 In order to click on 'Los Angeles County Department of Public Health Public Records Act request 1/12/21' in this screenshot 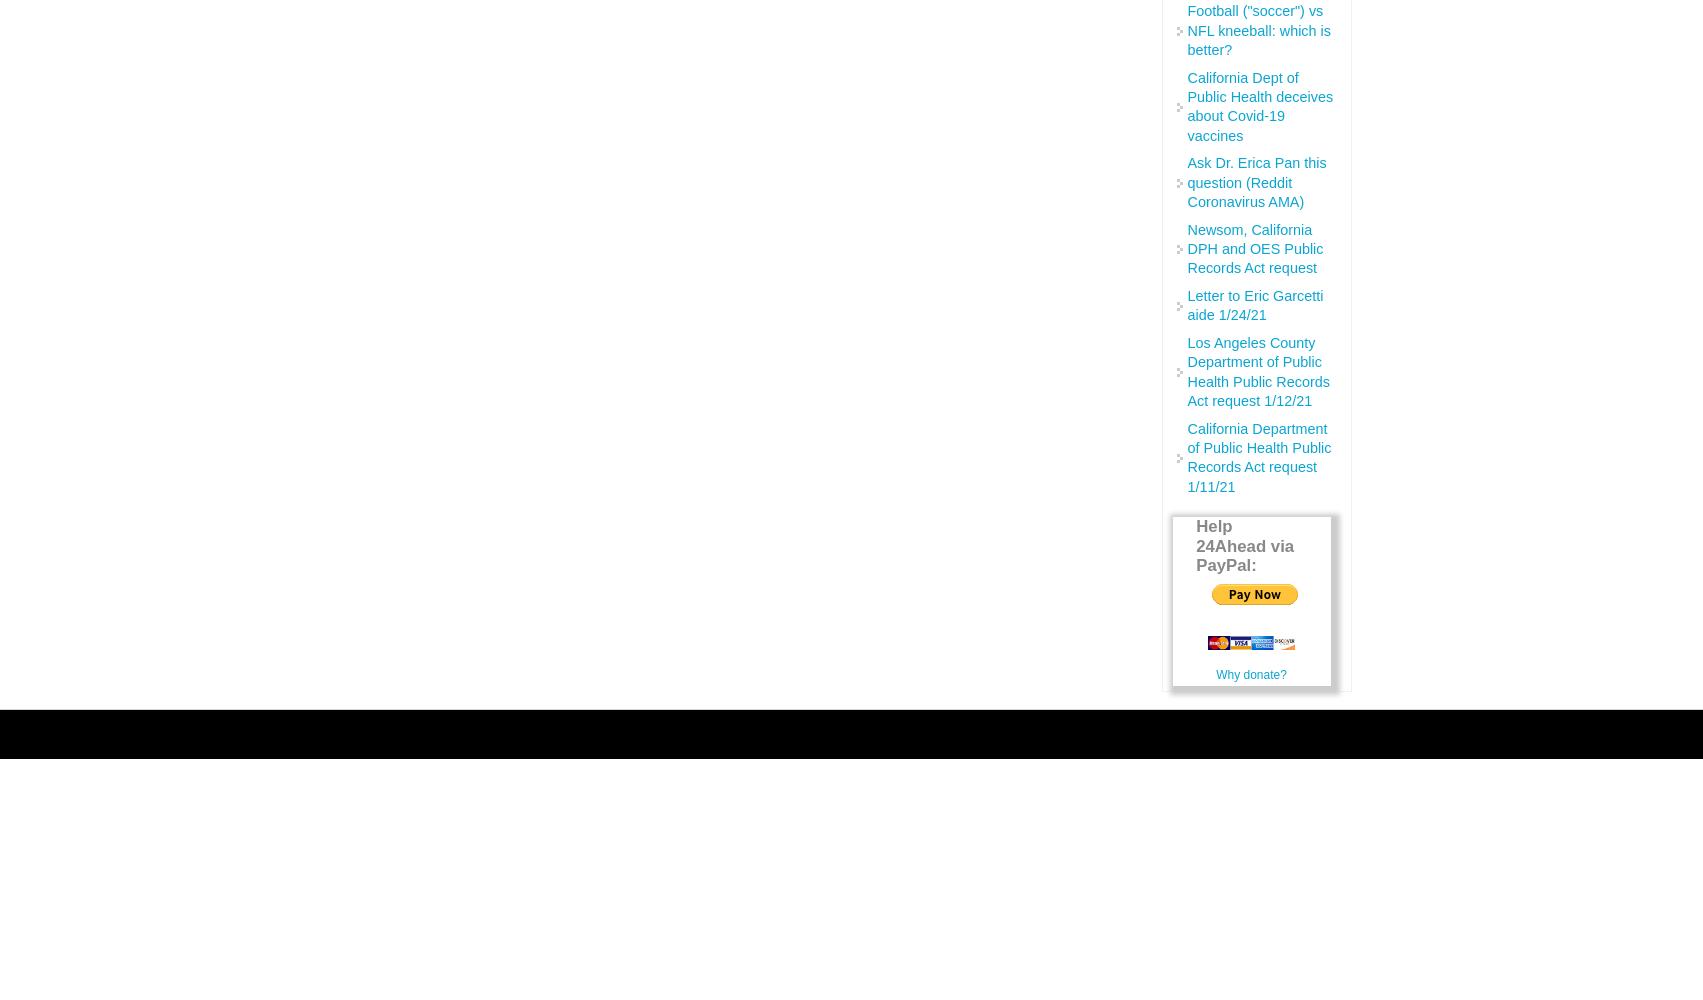, I will do `click(1257, 370)`.